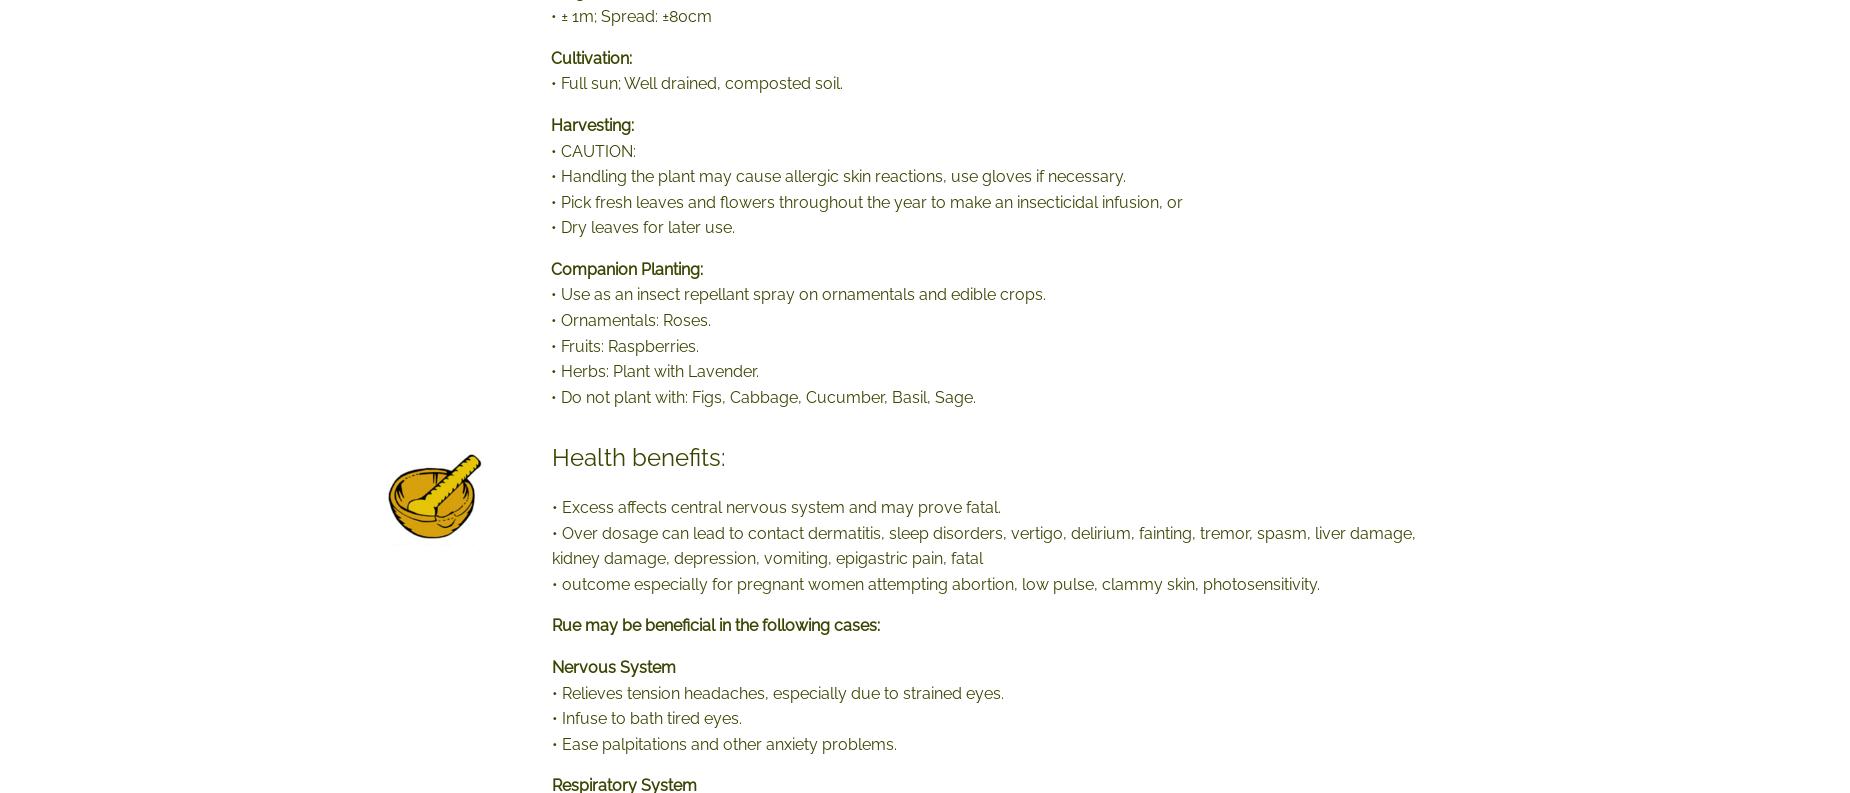  Describe the element at coordinates (763, 395) in the screenshot. I see `'• Do not plant with: Figs, Cabbage, Cucumber, Basil, Sage.'` at that location.